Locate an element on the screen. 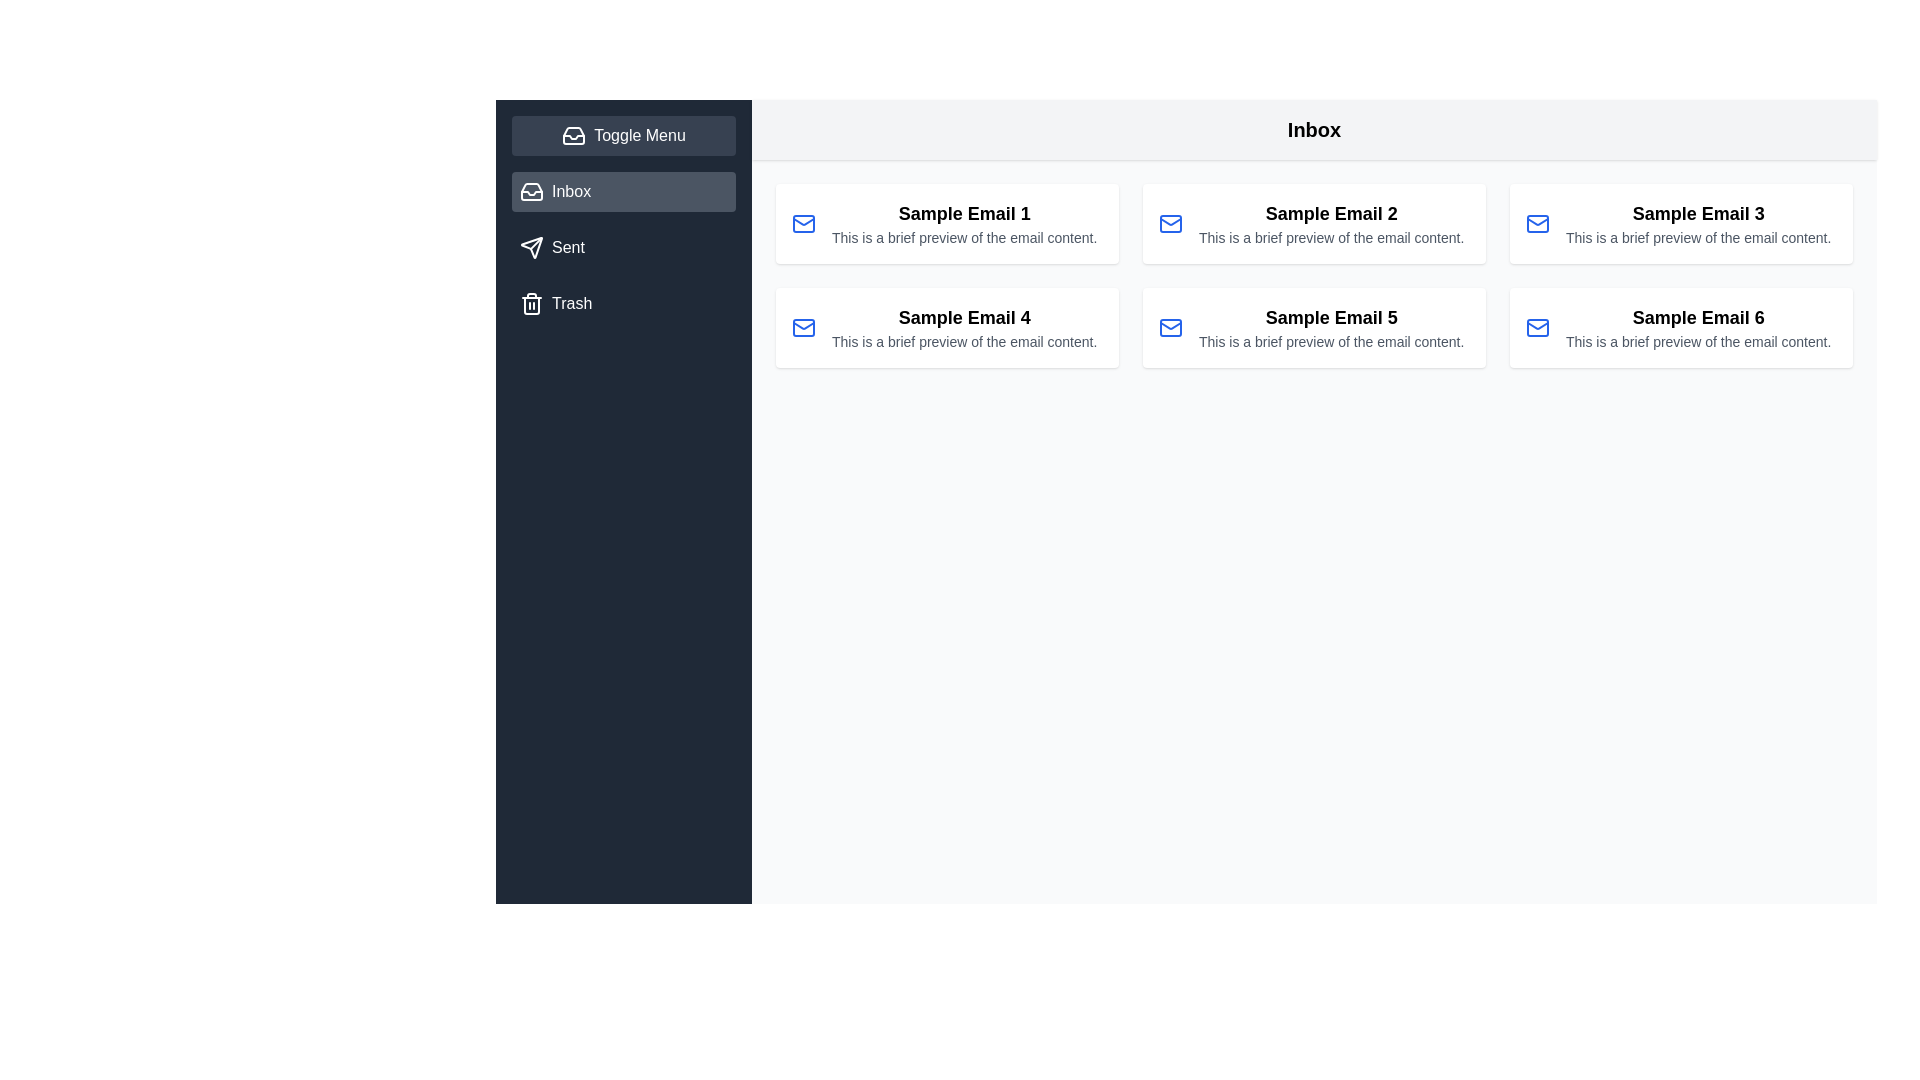 The width and height of the screenshot is (1920, 1080). the clickable card element titled 'Sample Email 5' is located at coordinates (1331, 326).